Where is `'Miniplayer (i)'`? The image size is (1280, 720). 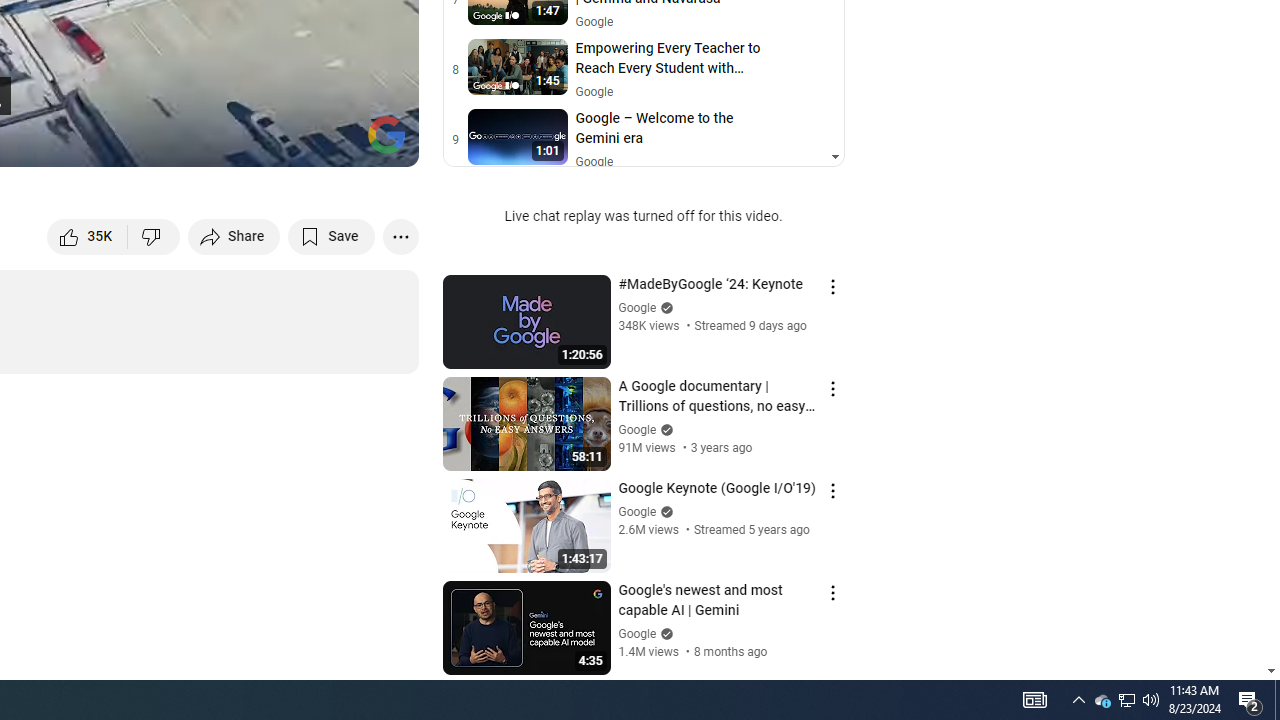 'Miniplayer (i)' is located at coordinates (285, 141).